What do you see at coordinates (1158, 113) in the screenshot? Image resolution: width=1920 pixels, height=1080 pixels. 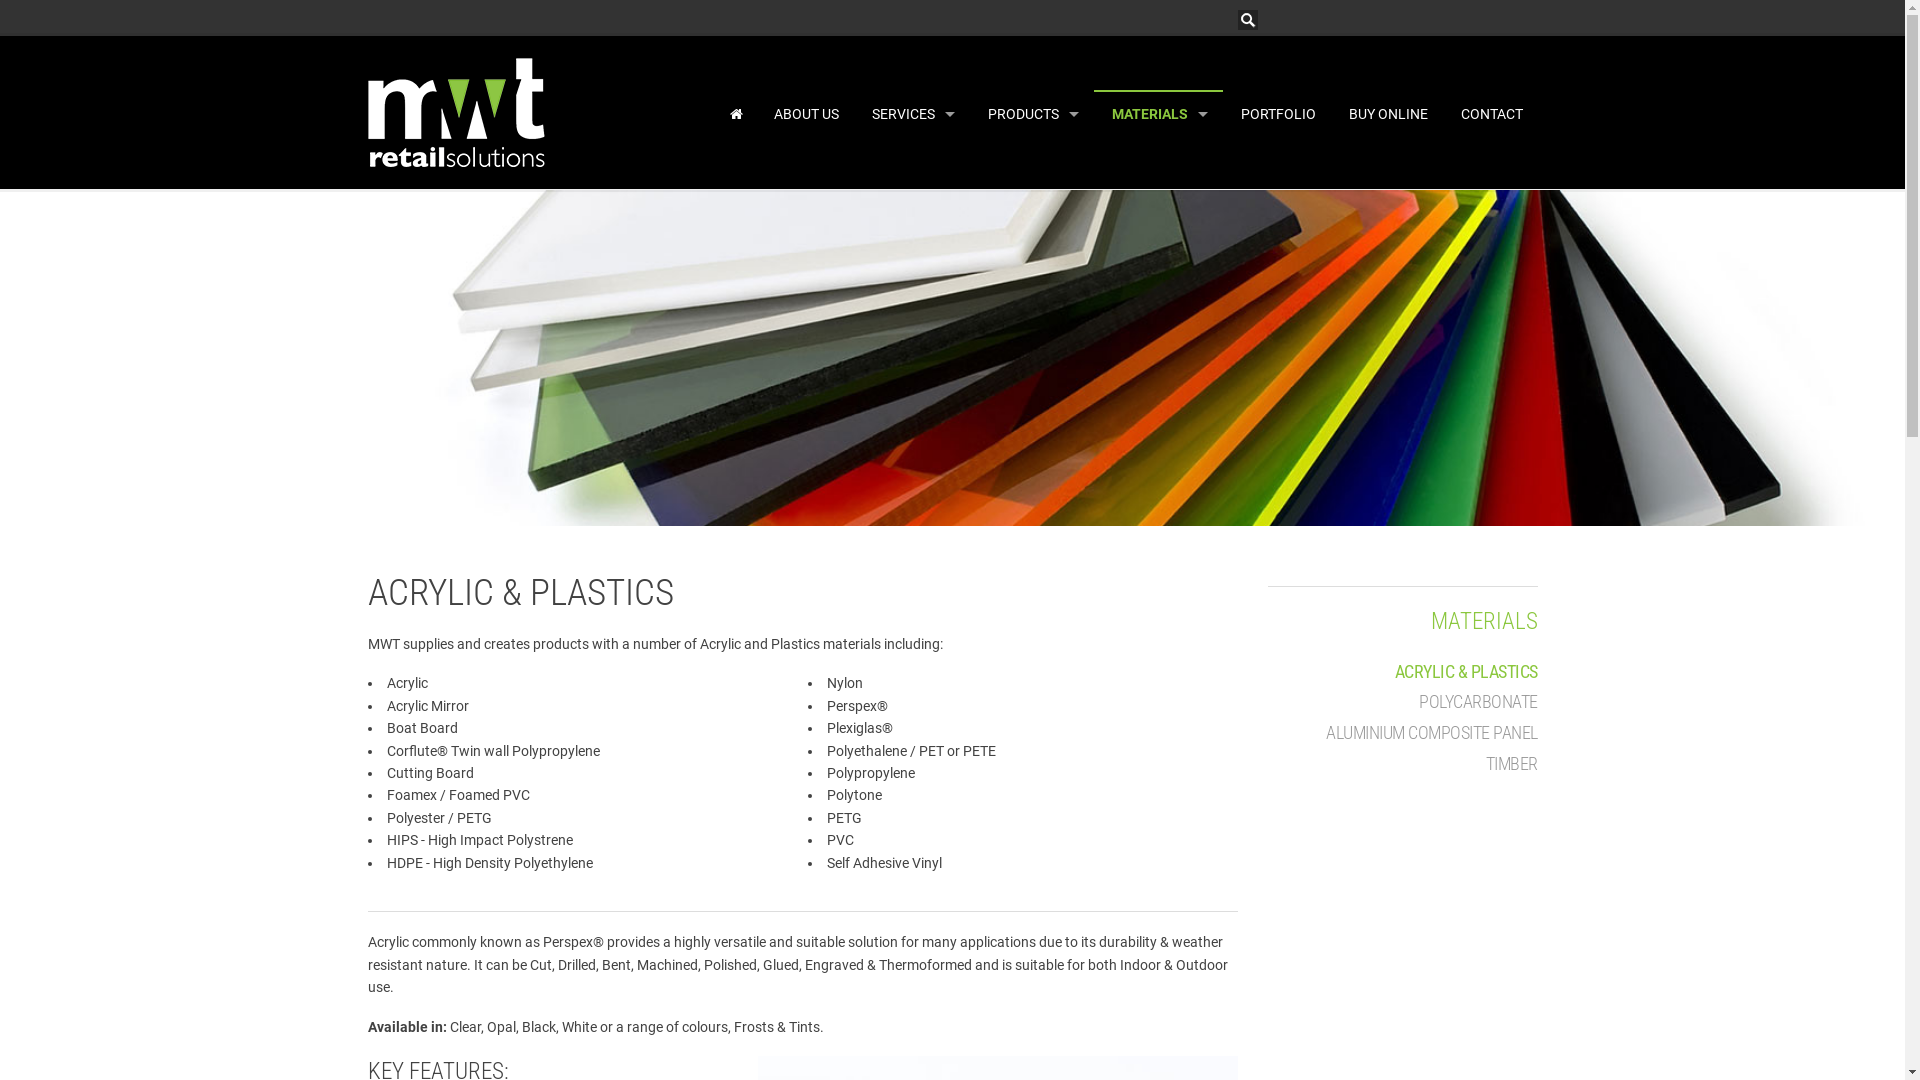 I see `'MATERIALS'` at bounding box center [1158, 113].